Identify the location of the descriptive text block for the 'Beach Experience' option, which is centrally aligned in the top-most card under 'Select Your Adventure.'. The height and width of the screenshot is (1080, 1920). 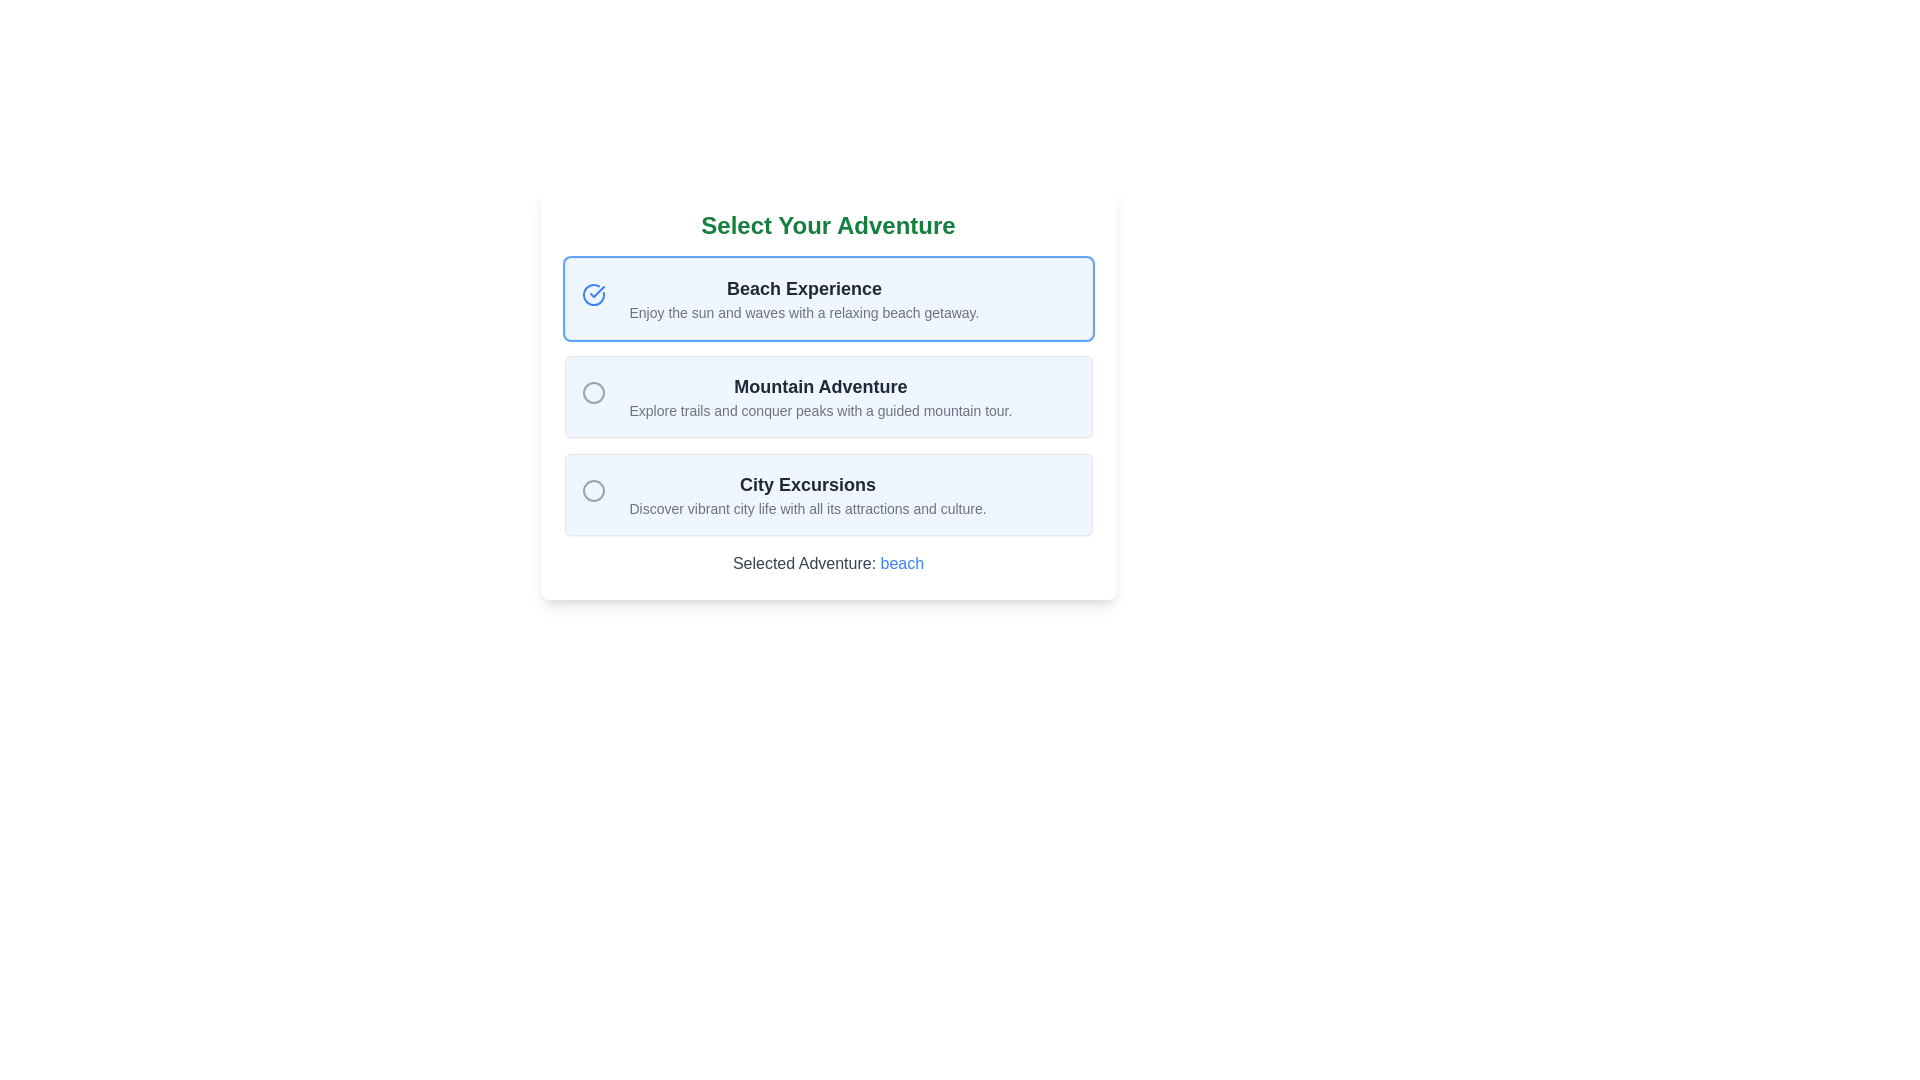
(804, 299).